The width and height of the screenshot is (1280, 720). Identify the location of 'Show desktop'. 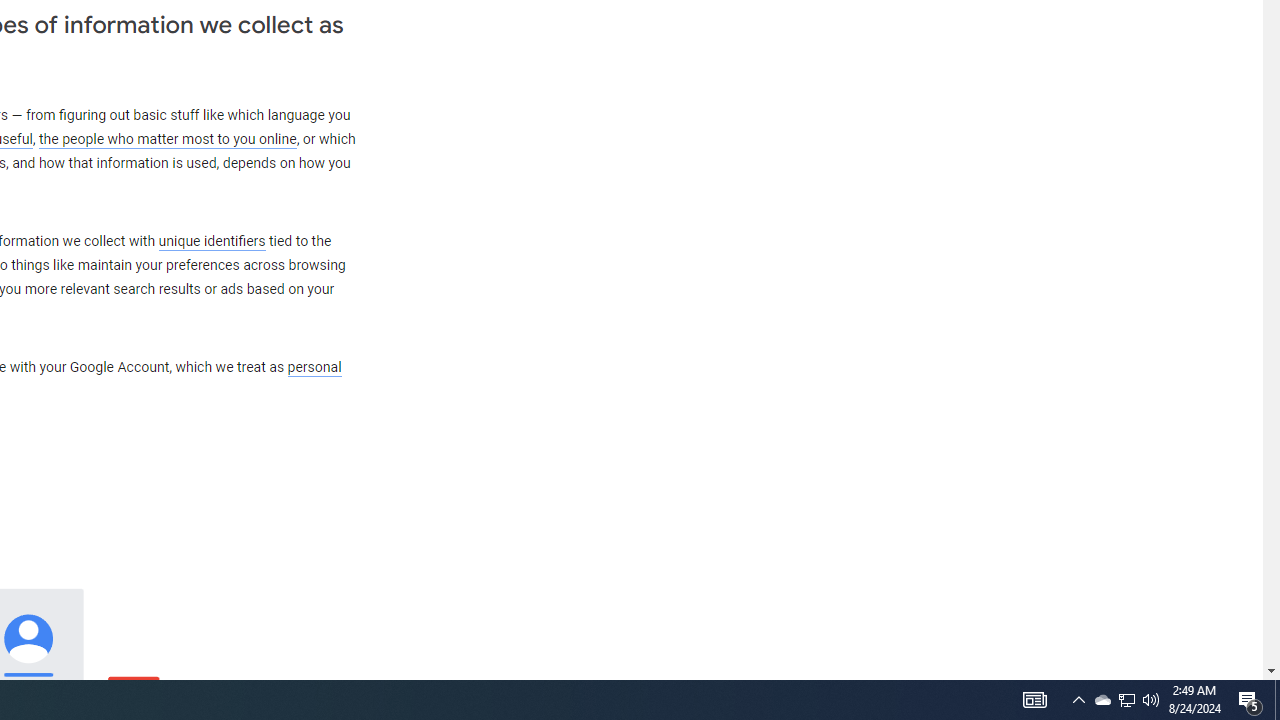
(1276, 698).